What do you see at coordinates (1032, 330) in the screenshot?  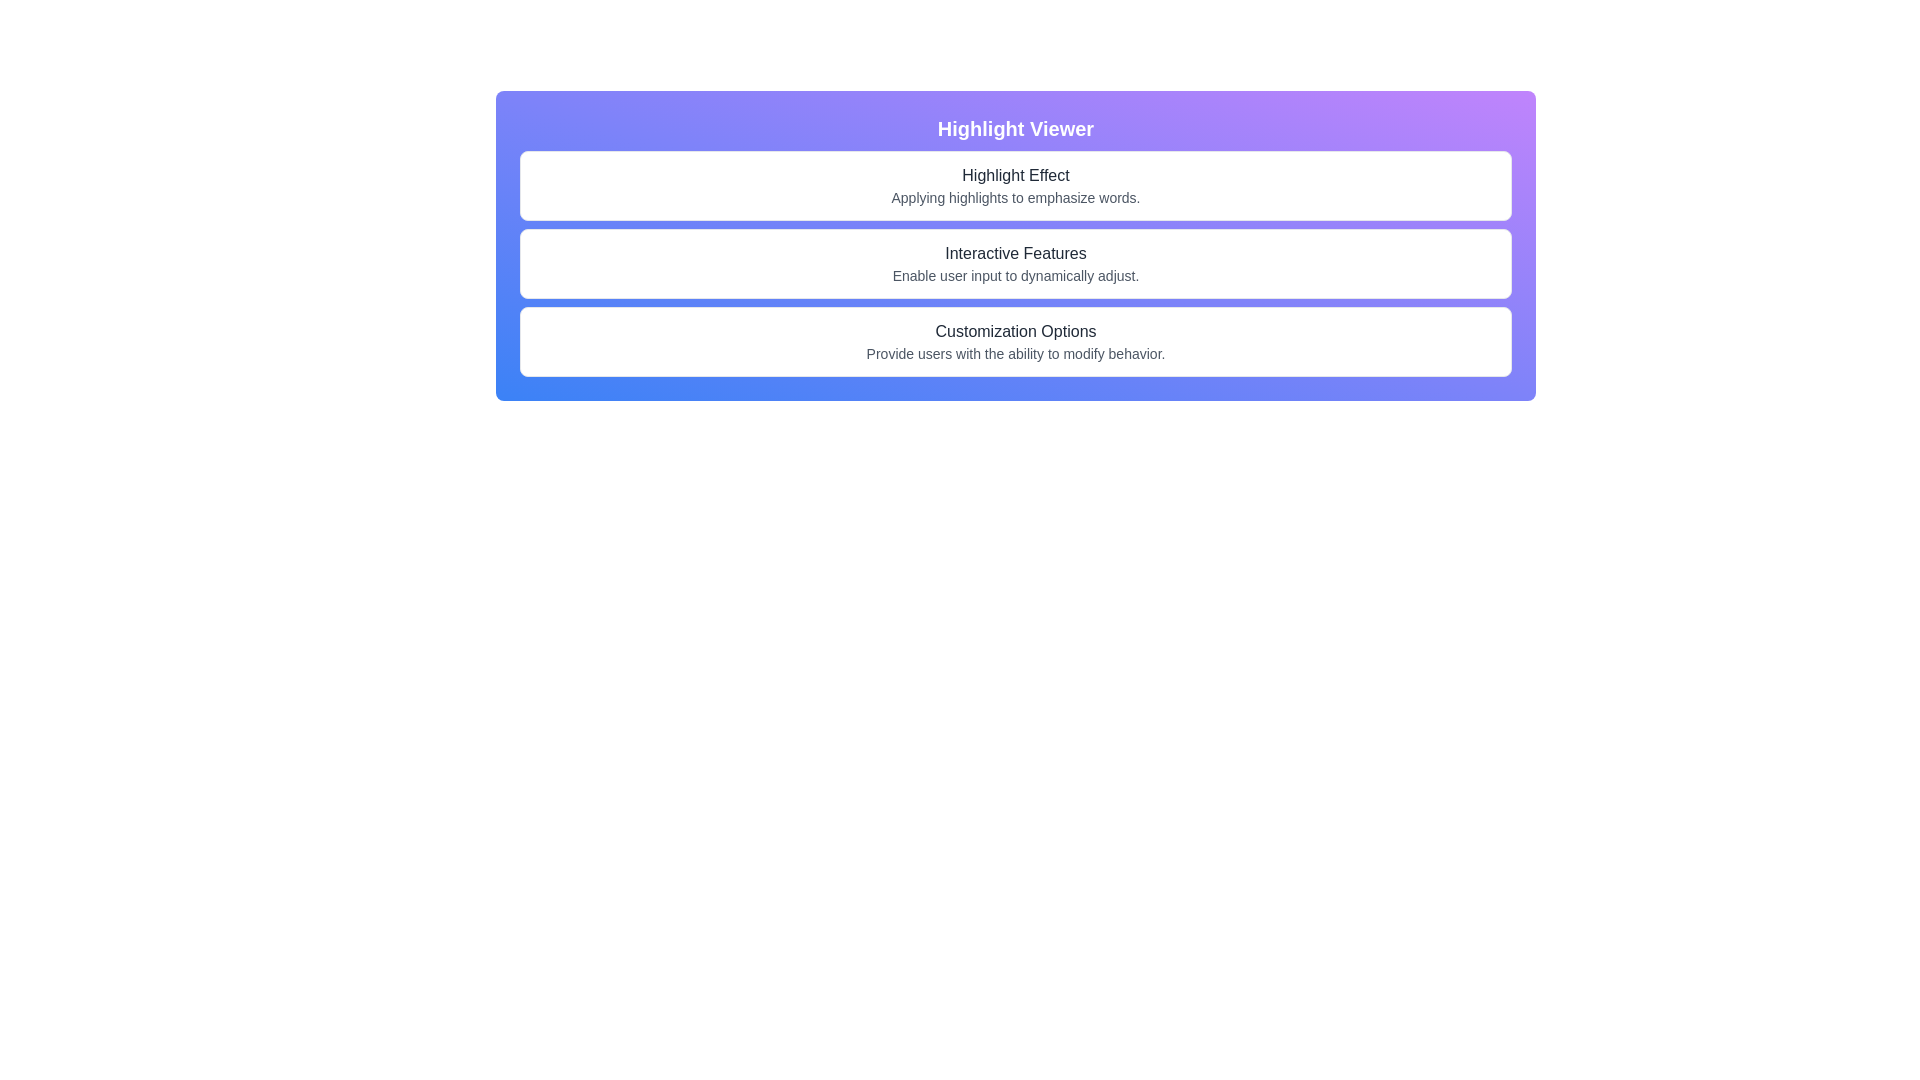 I see `the 13th character of the header 'Customization Options', which is part of the word 'Customization'` at bounding box center [1032, 330].